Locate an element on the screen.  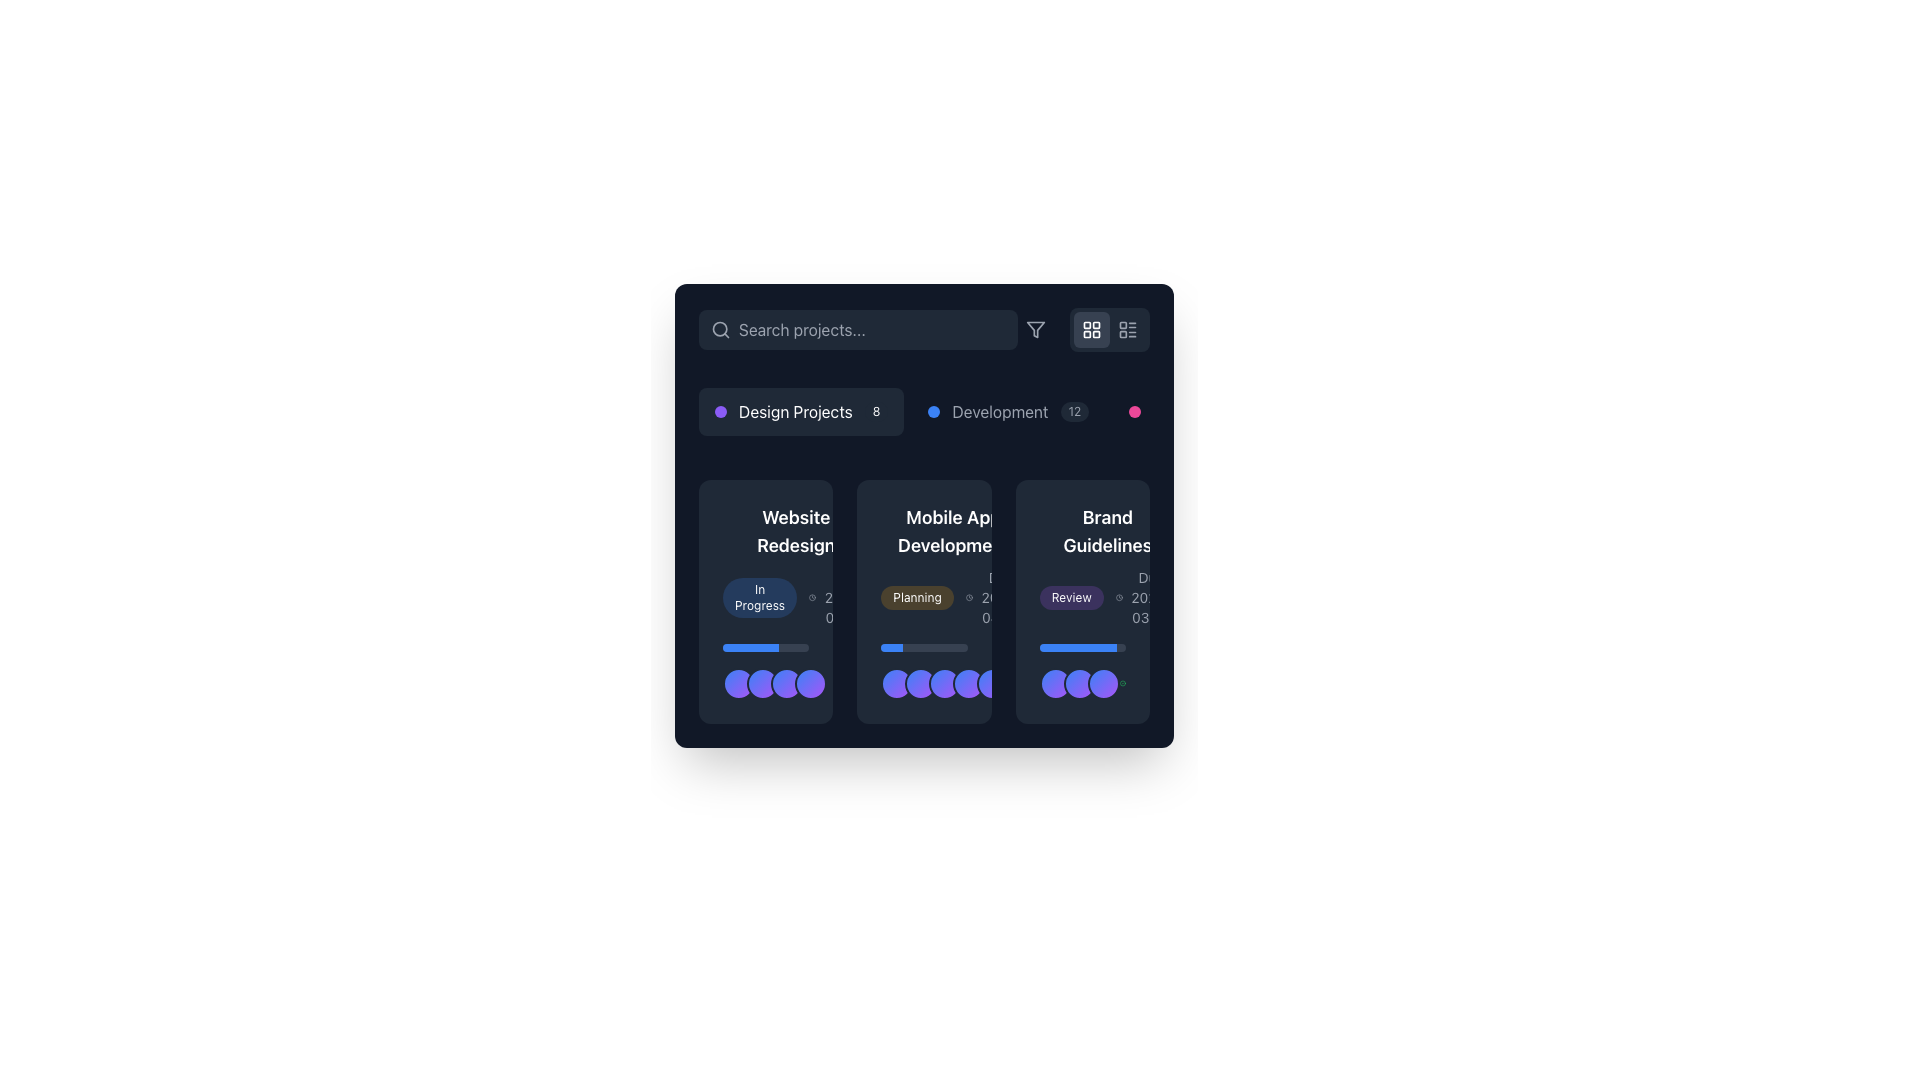
the Status Badge indicating the current project status 'Planning', located centrally within the 'Mobile App Development' card is located at coordinates (923, 600).